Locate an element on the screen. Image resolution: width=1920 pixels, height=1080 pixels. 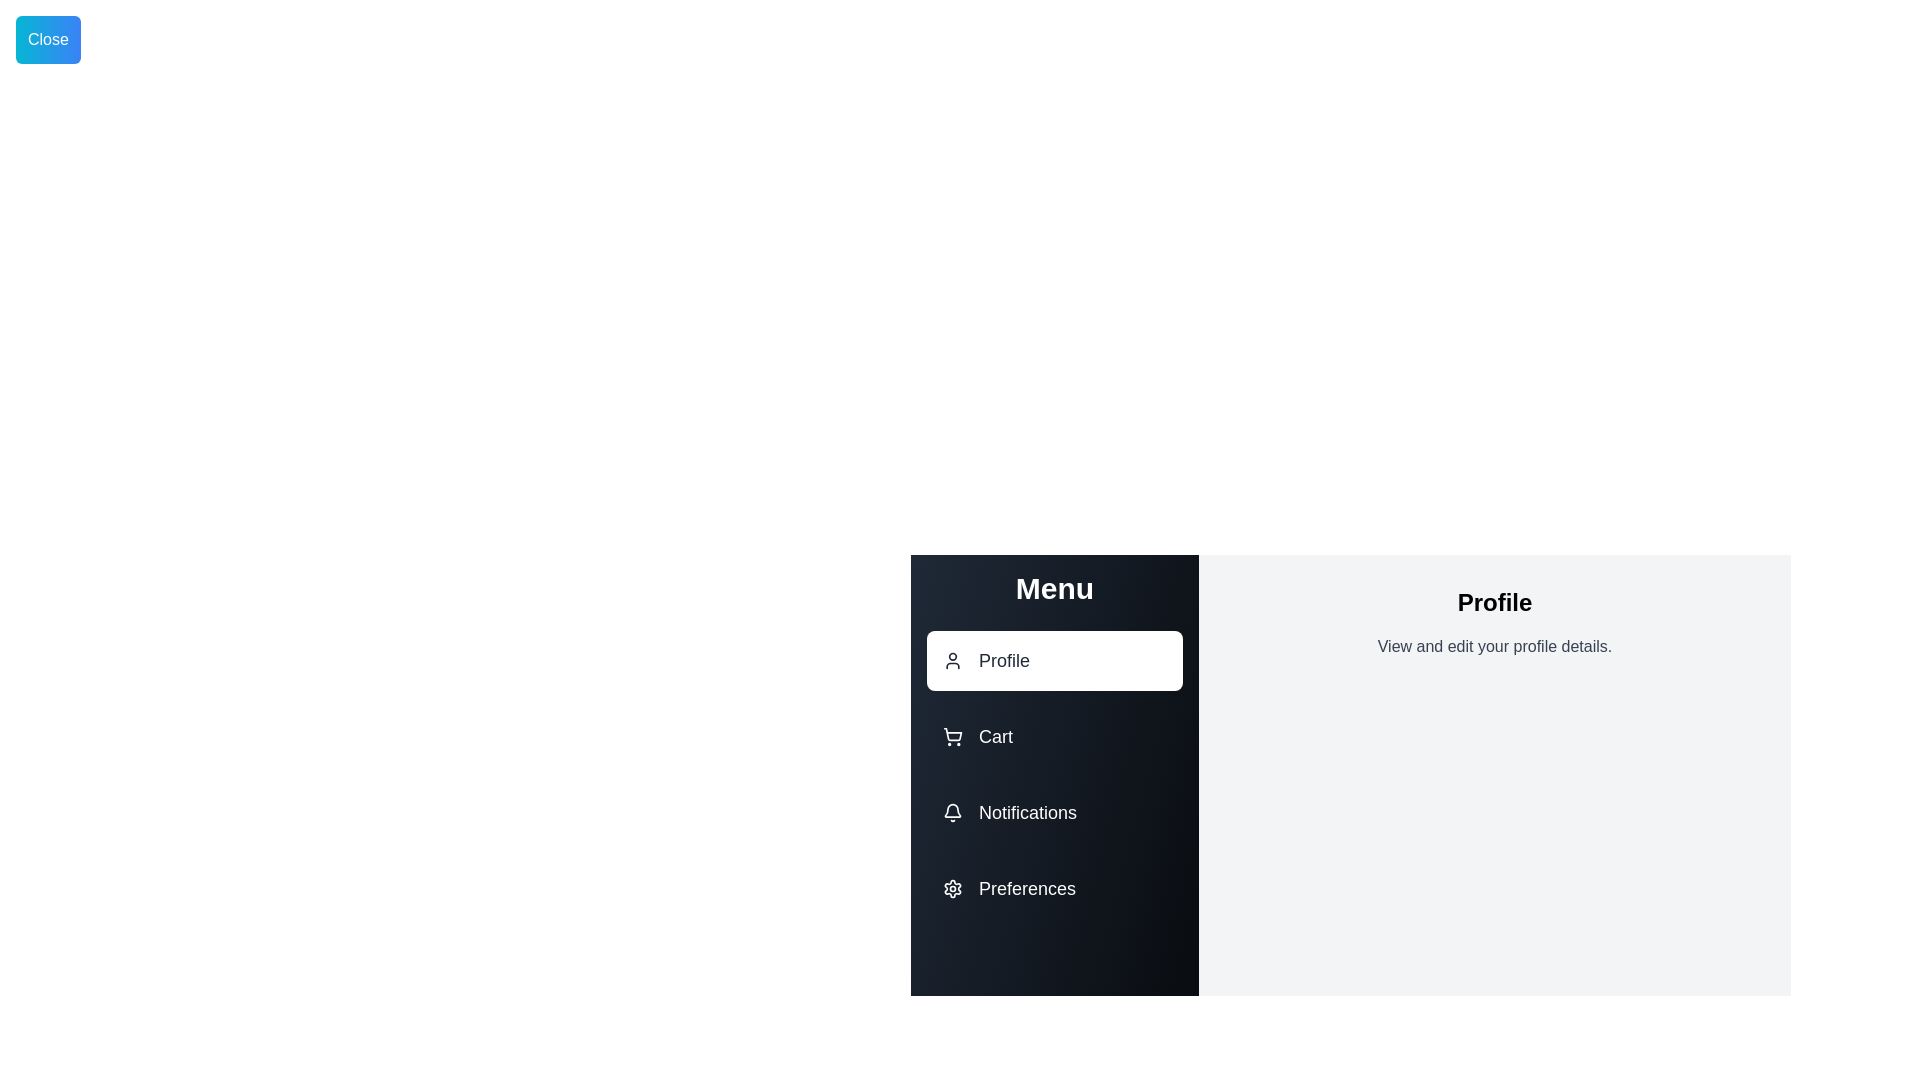
the menu option Profile by clicking on its corresponding area is located at coordinates (1054, 660).